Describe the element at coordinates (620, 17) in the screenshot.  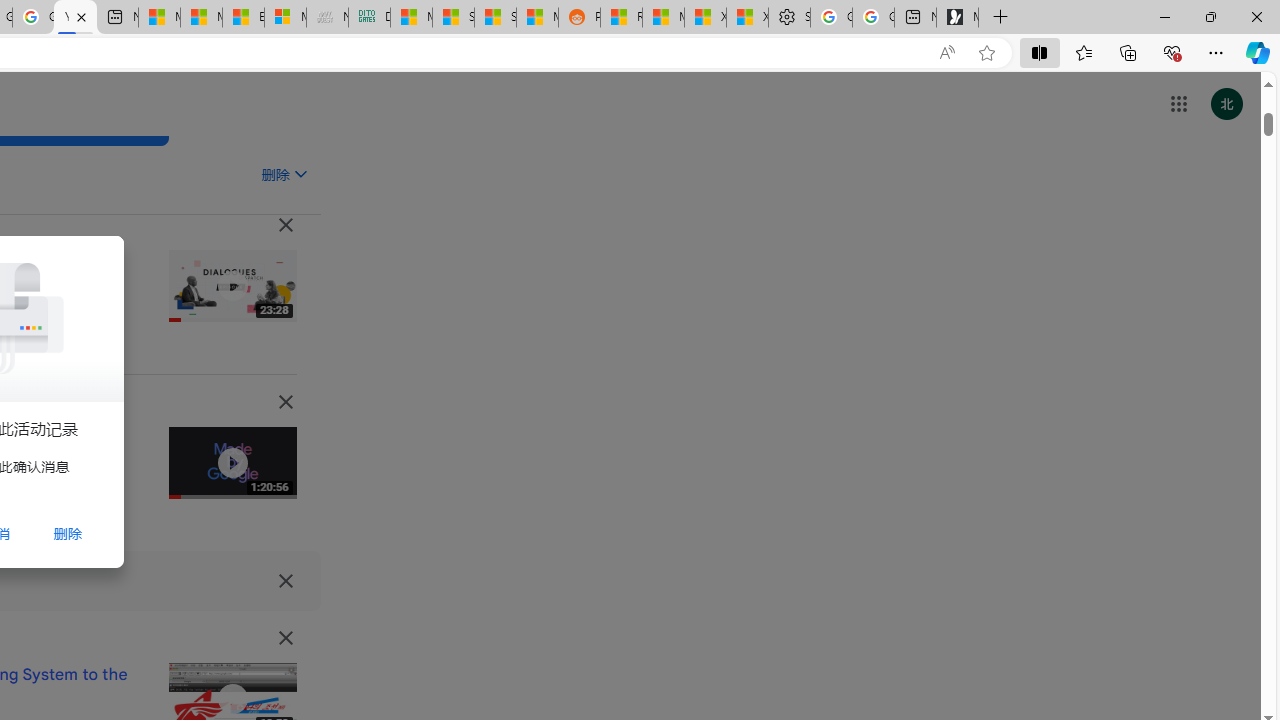
I see `'R******* | Trusted Community Engagement and Contributions'` at that location.